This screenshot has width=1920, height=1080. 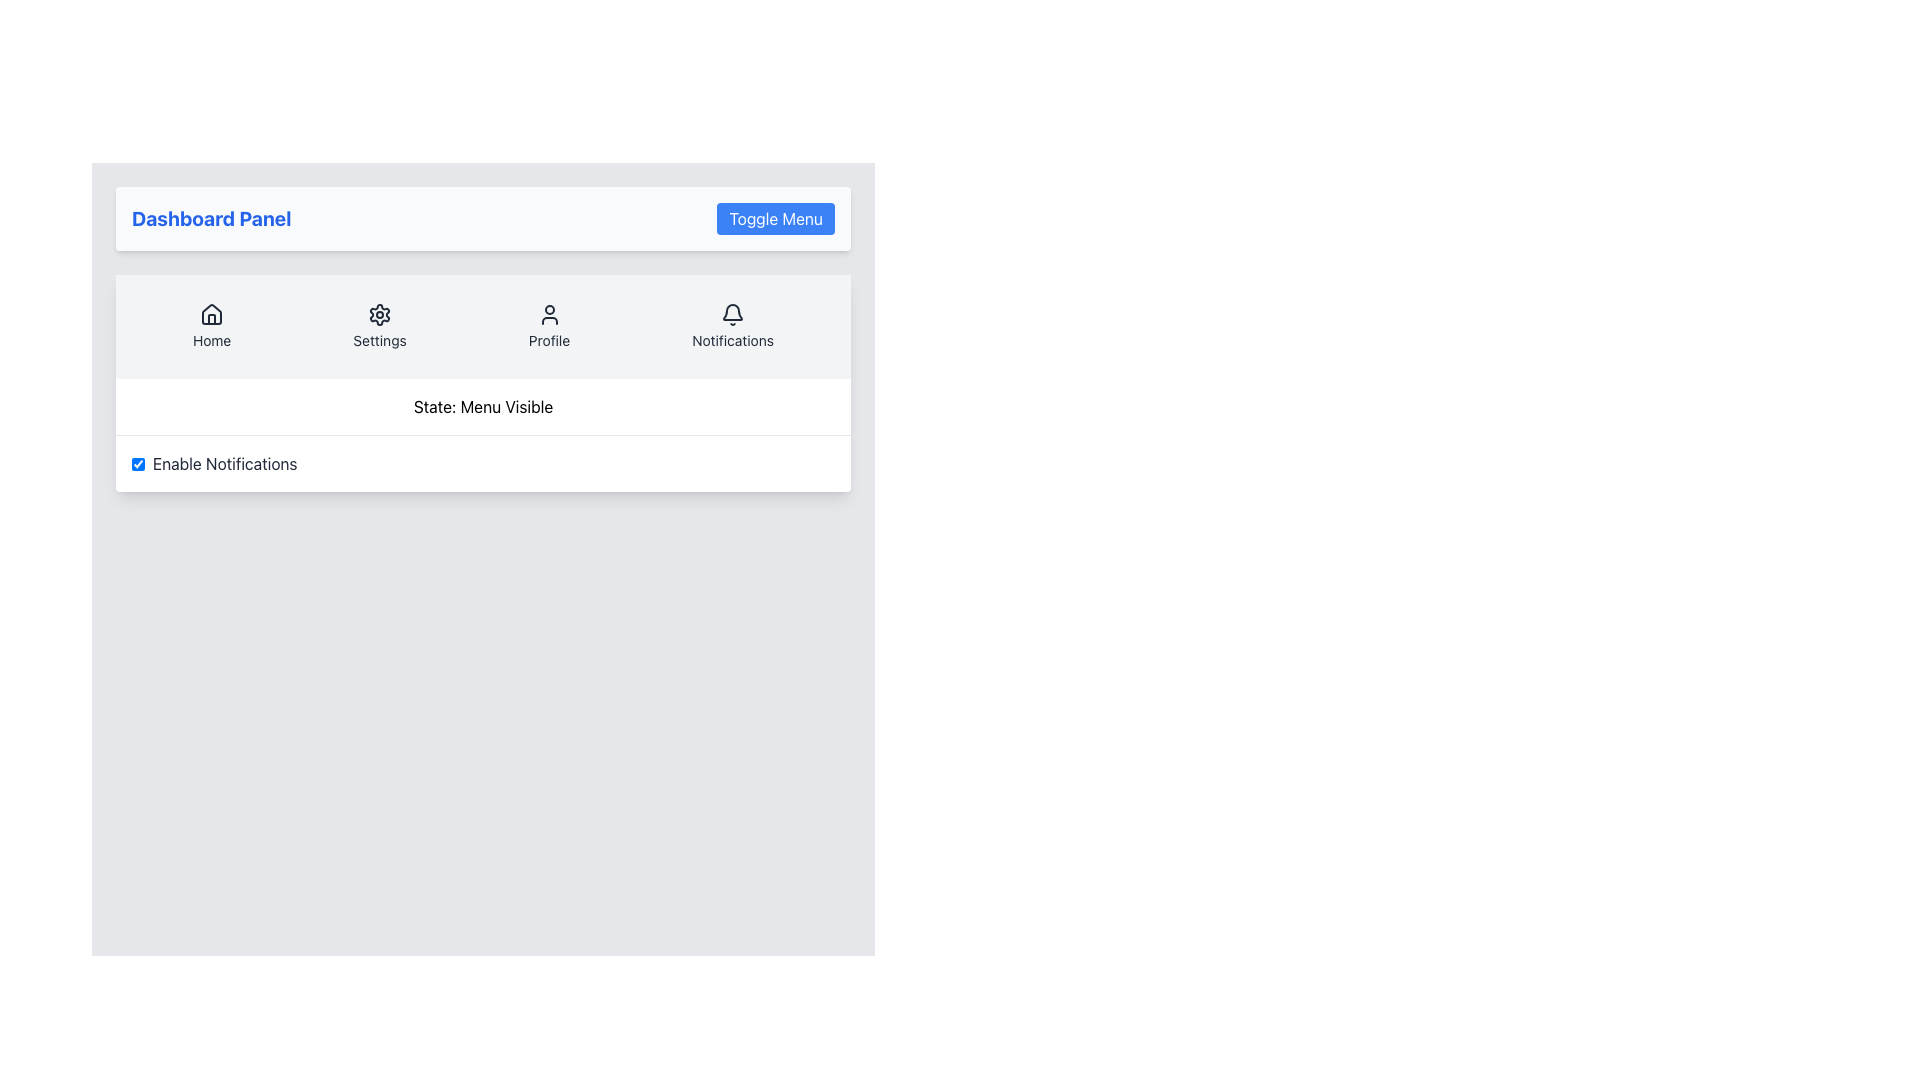 What do you see at coordinates (380, 339) in the screenshot?
I see `descriptive 'Settings' text label located in the navigation bar beneath the gear icon` at bounding box center [380, 339].